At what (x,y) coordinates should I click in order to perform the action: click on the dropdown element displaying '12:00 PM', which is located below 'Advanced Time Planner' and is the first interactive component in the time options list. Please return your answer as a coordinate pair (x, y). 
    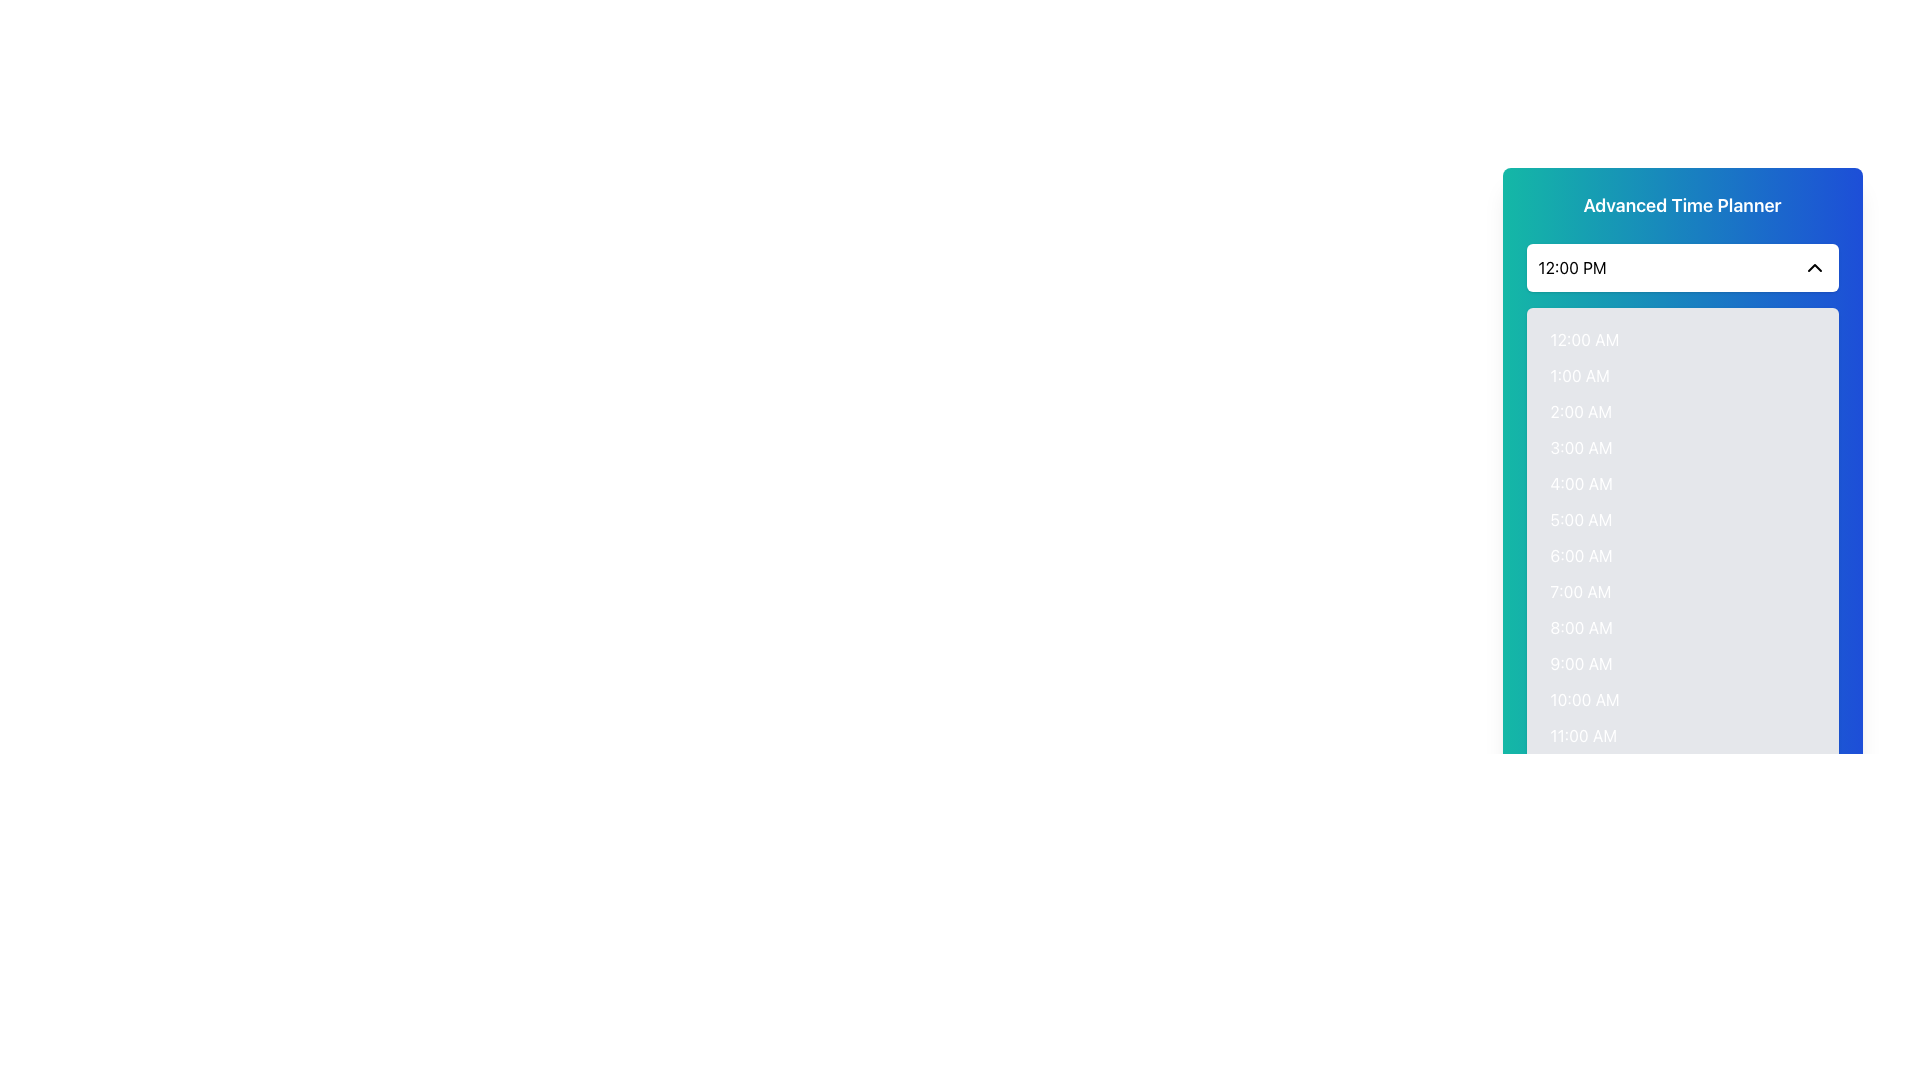
    Looking at the image, I should click on (1681, 266).